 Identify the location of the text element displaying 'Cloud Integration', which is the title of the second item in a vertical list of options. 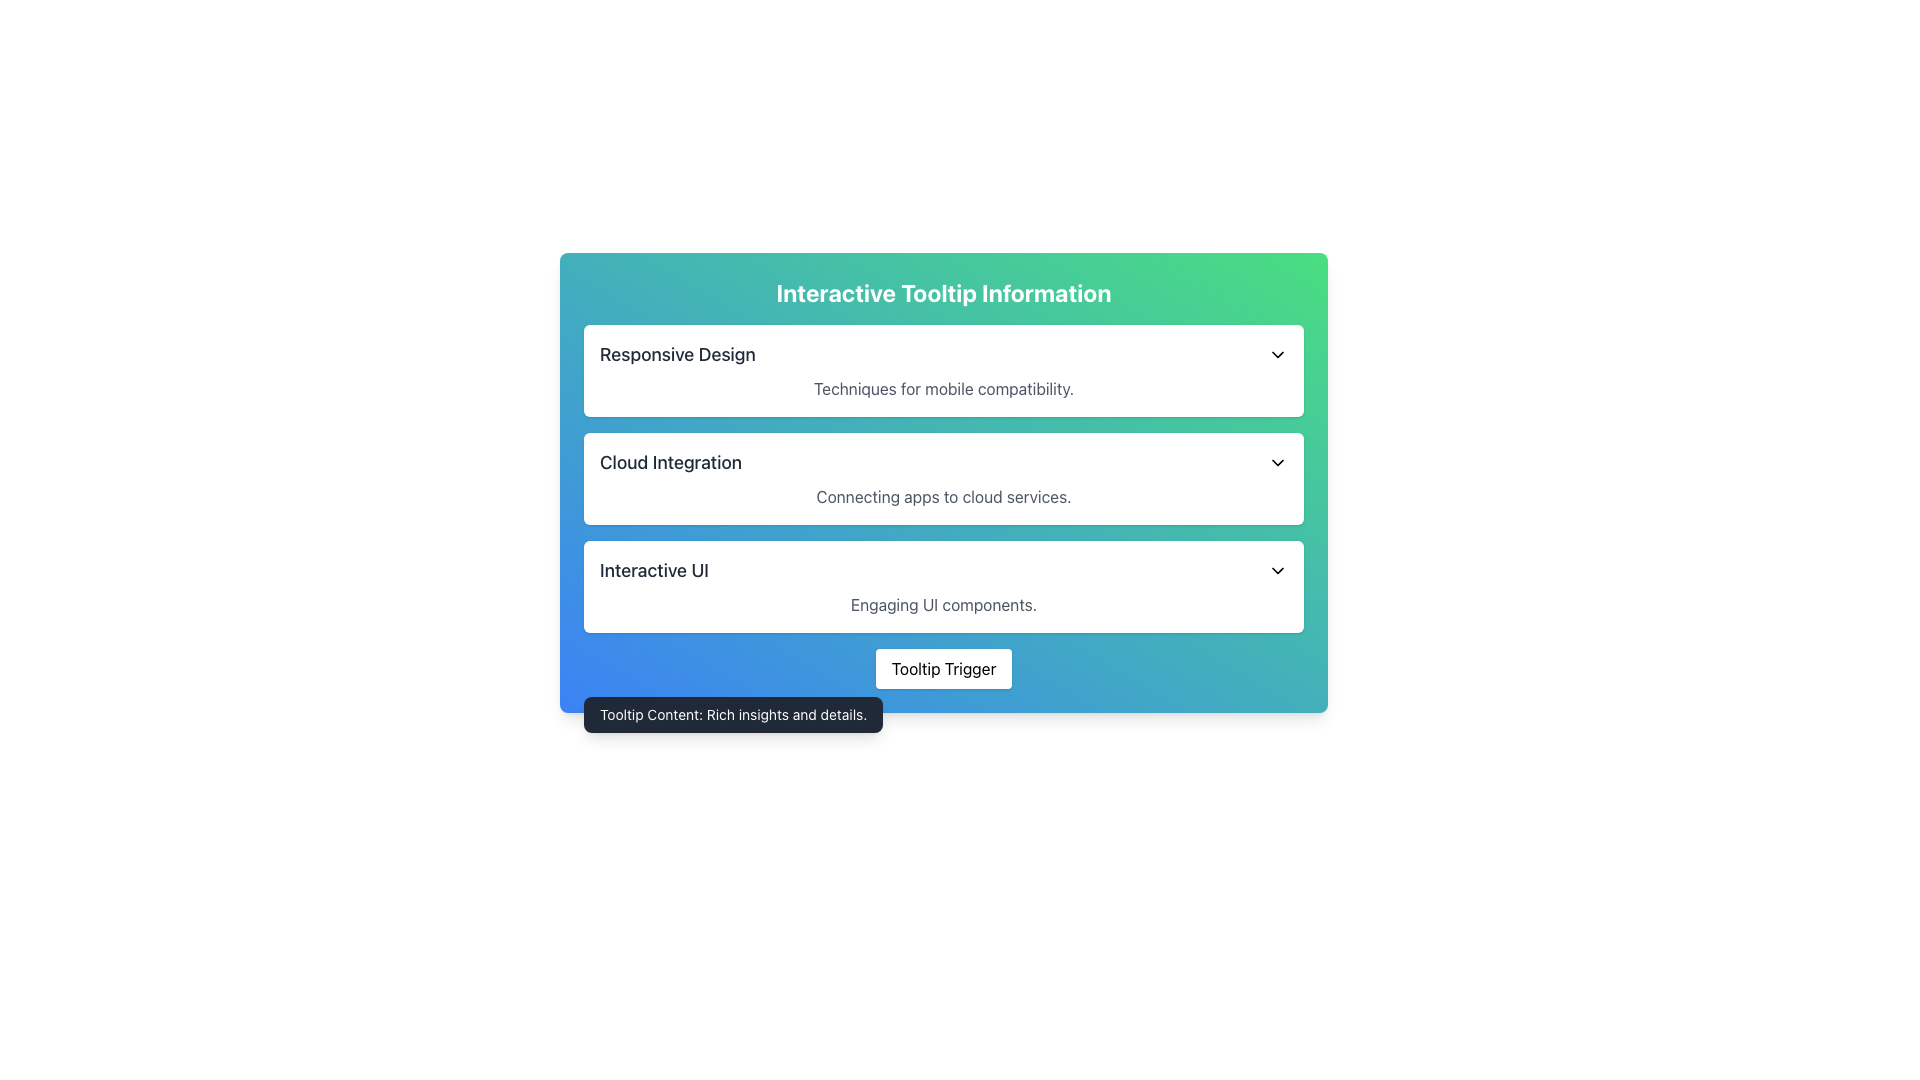
(671, 462).